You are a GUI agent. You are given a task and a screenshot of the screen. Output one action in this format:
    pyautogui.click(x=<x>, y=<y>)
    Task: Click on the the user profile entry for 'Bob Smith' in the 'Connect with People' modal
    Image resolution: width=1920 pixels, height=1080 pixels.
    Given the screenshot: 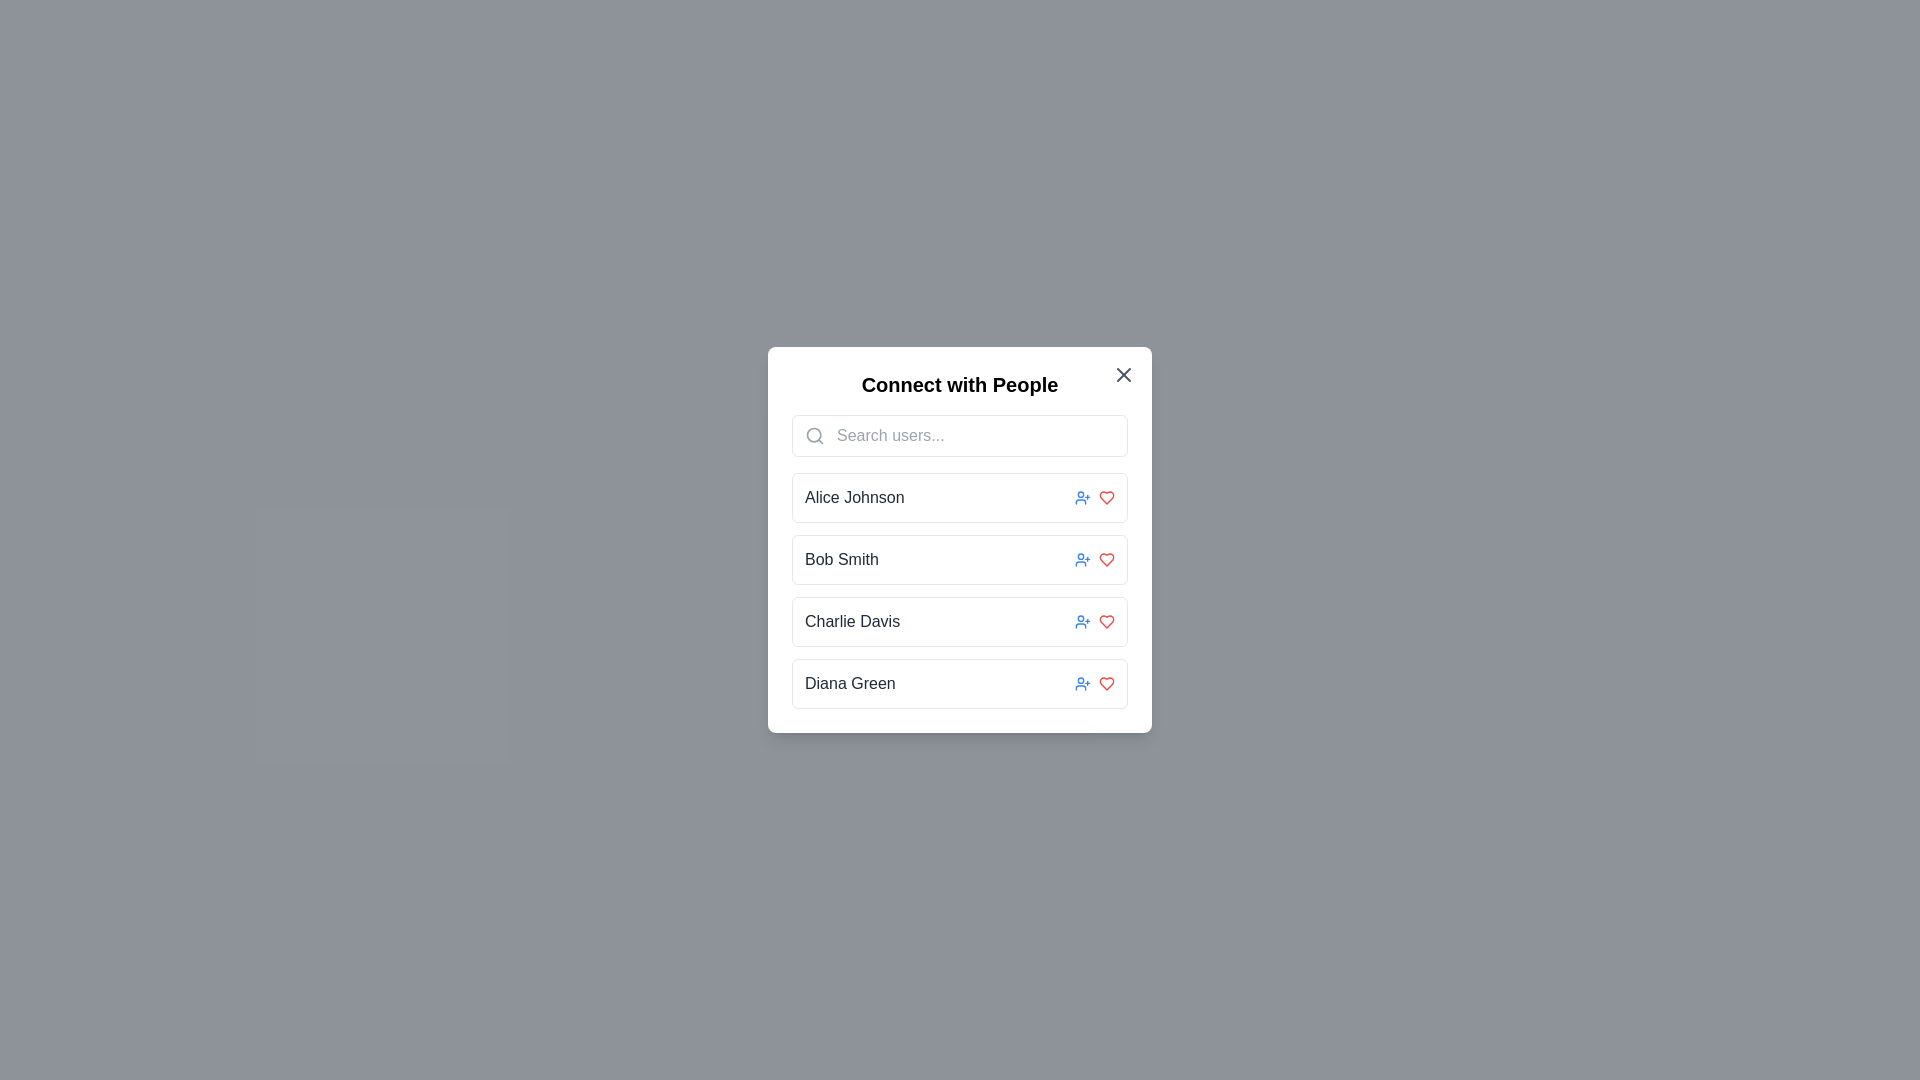 What is the action you would take?
    pyautogui.click(x=960, y=559)
    